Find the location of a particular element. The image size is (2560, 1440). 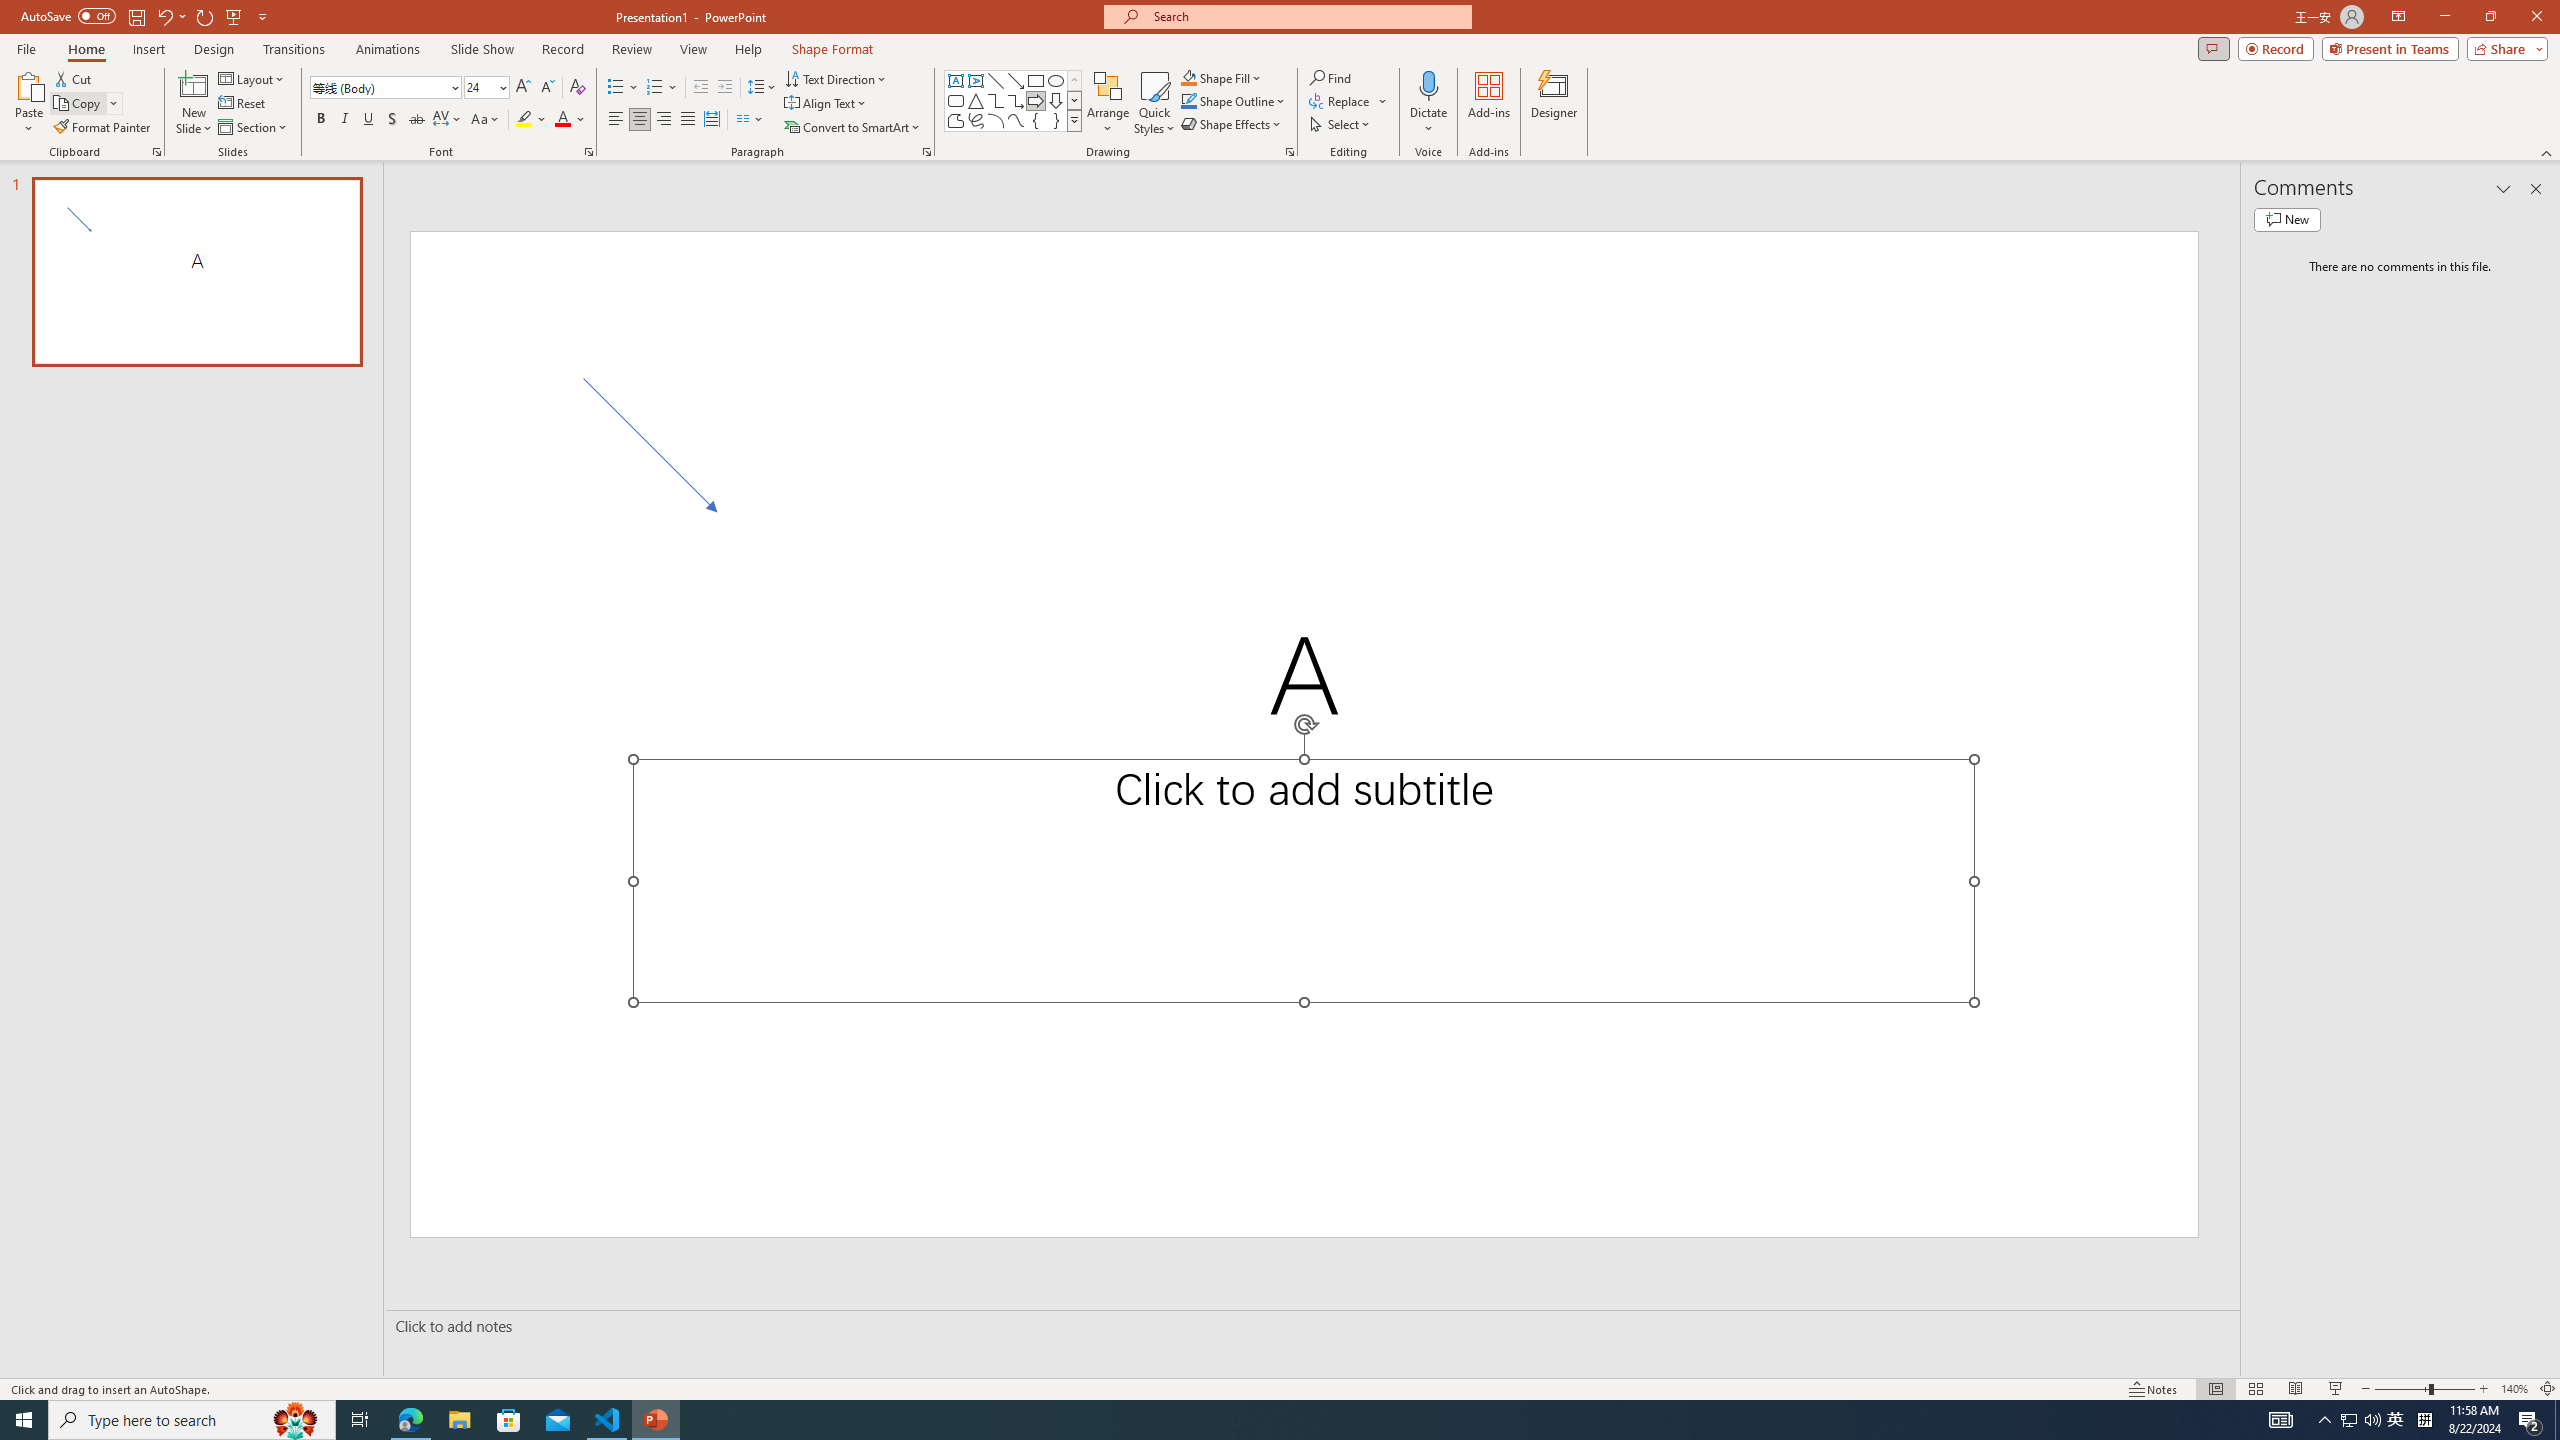

'New comment' is located at coordinates (2286, 218).